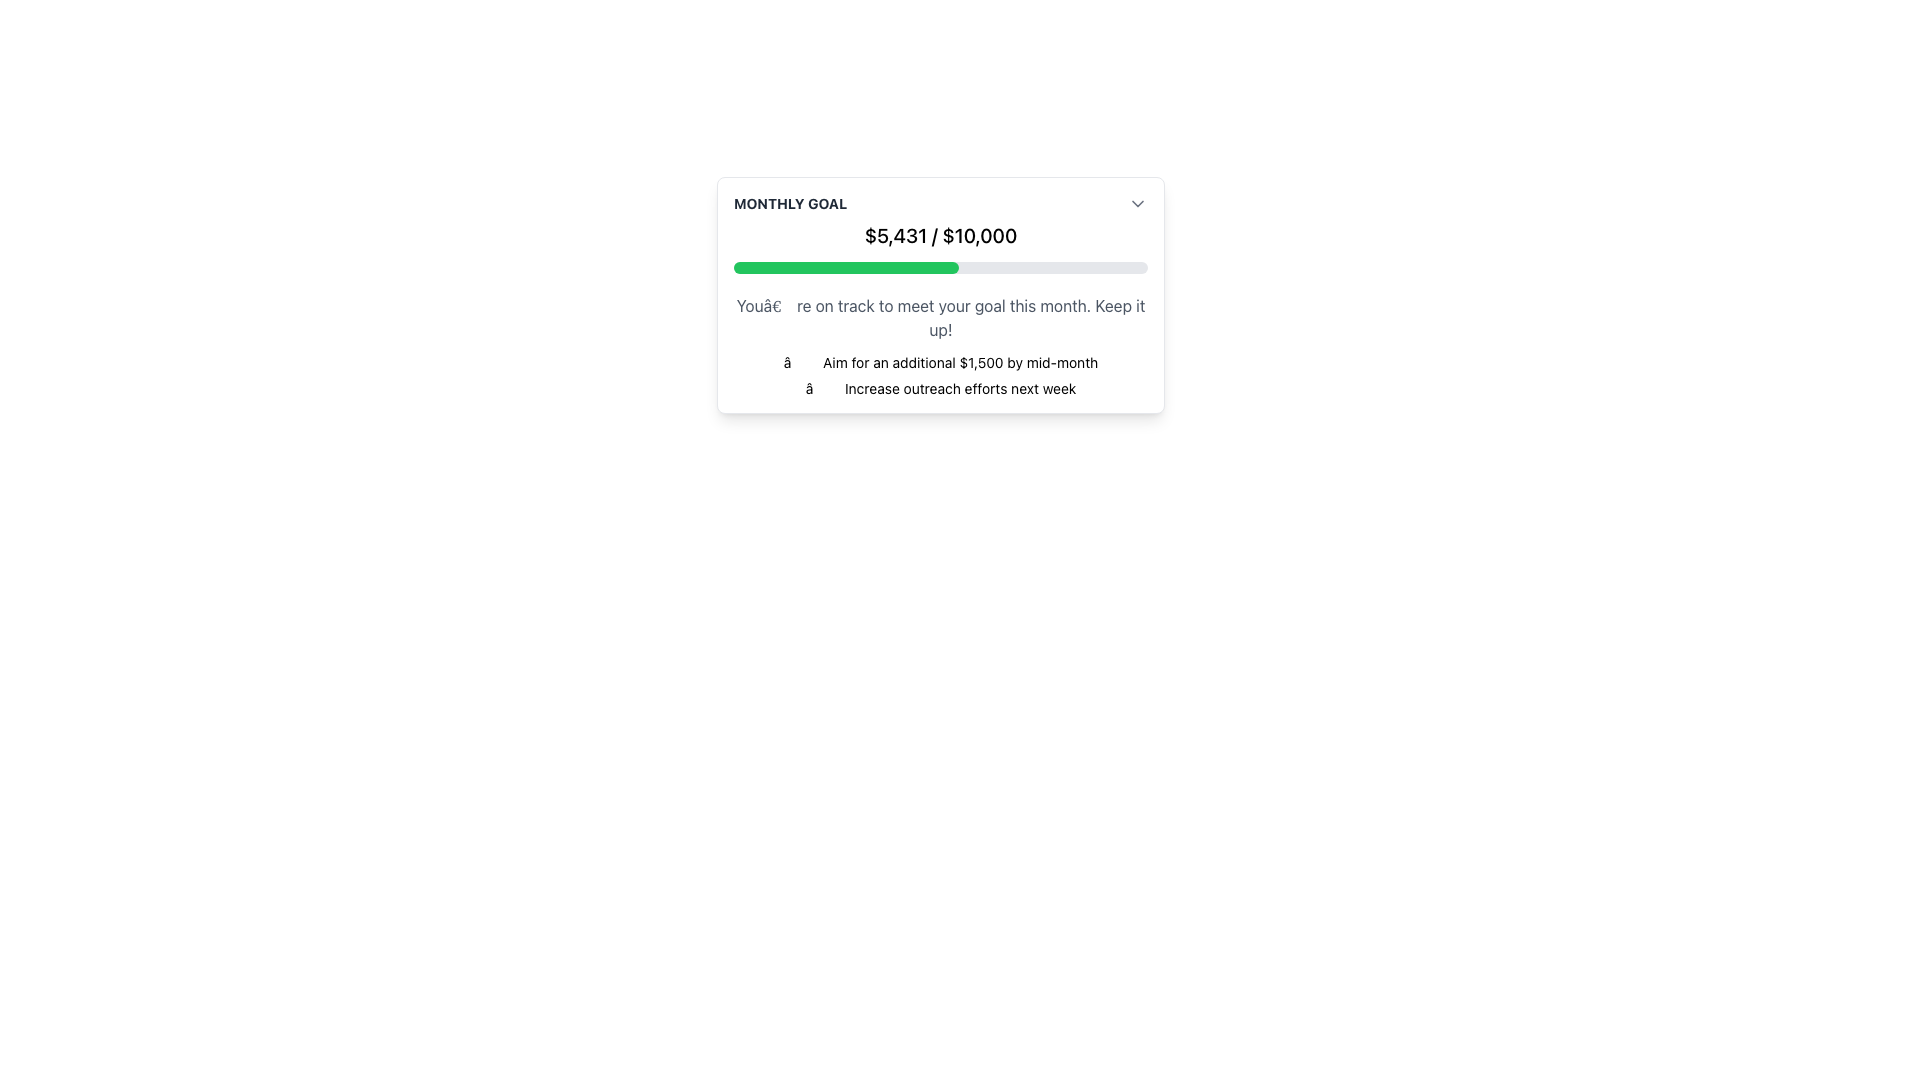 The image size is (1920, 1080). Describe the element at coordinates (1137, 204) in the screenshot. I see `the dropdown toggle button, which is a downward-facing chevron icon located at the far right side of the 'Monthly Goal' section` at that location.